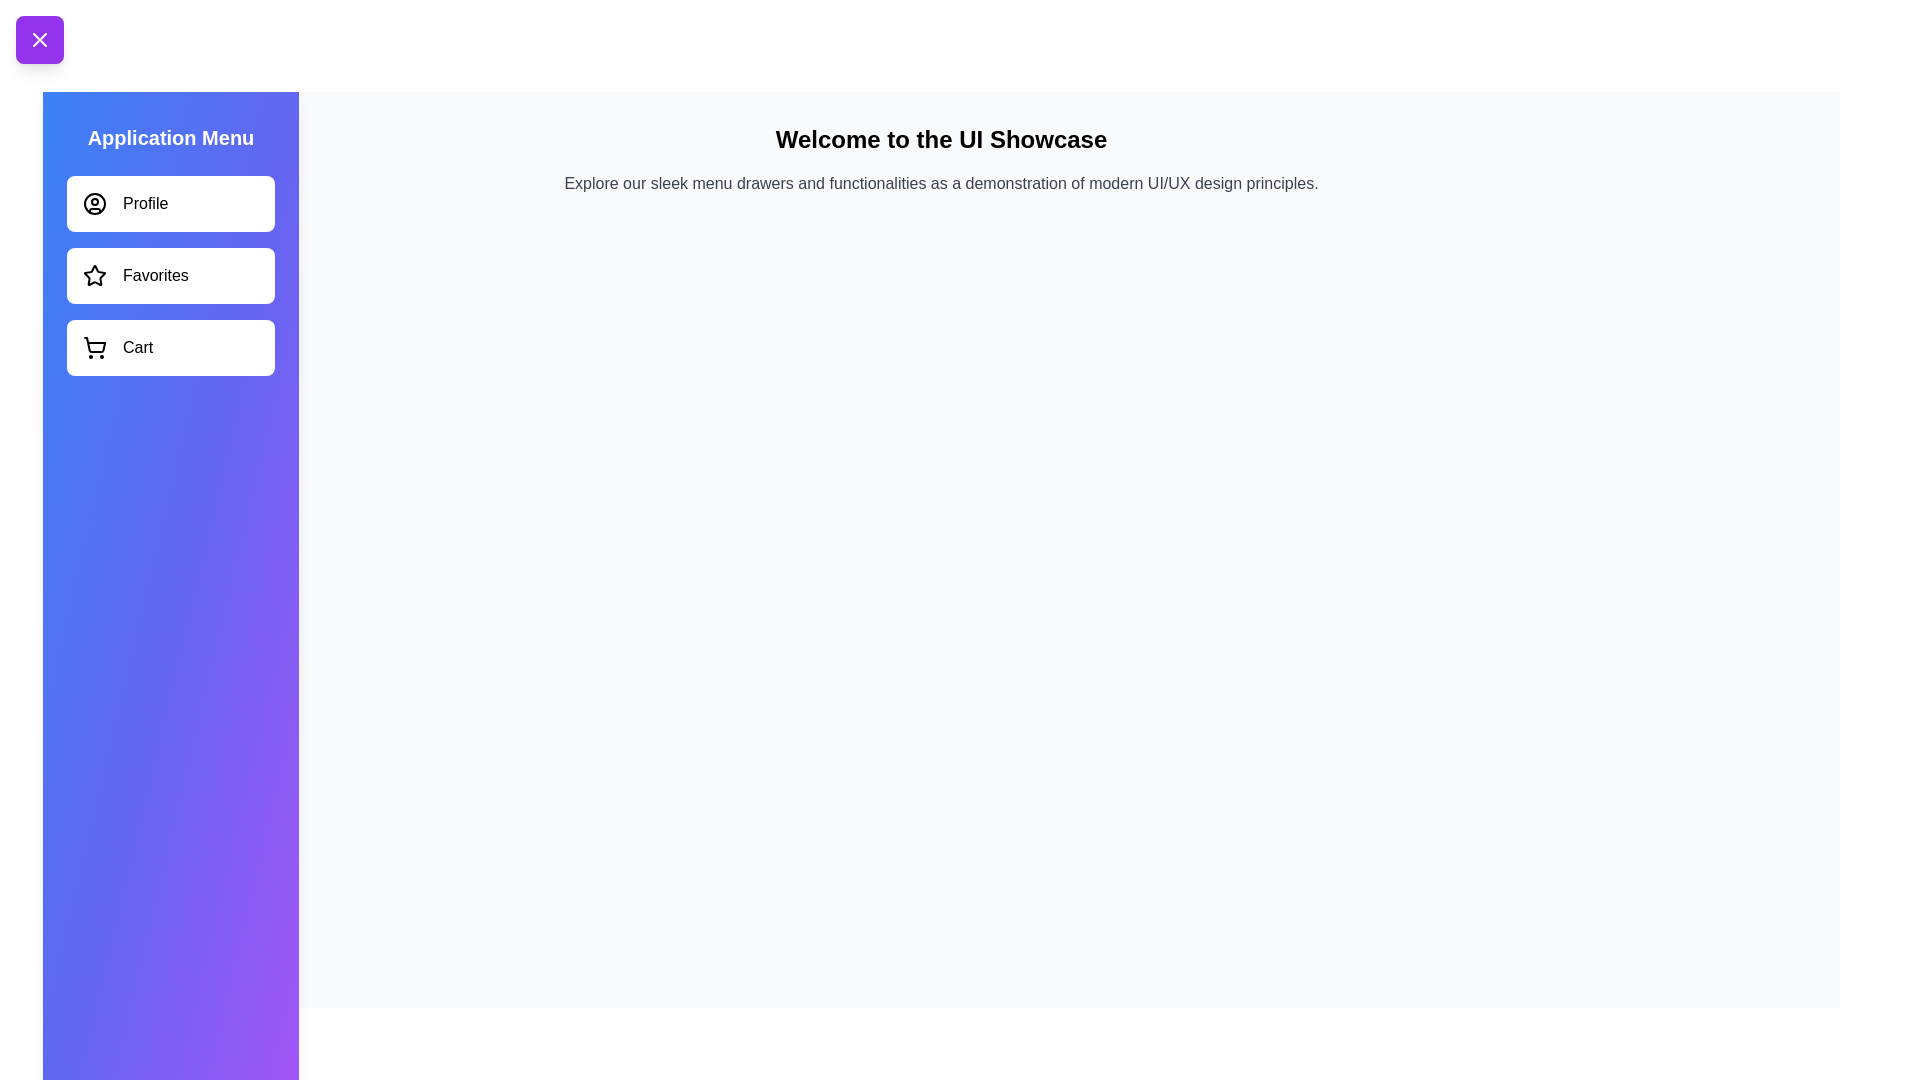 Image resolution: width=1920 pixels, height=1080 pixels. I want to click on the menu item labeled Favorites, so click(171, 276).